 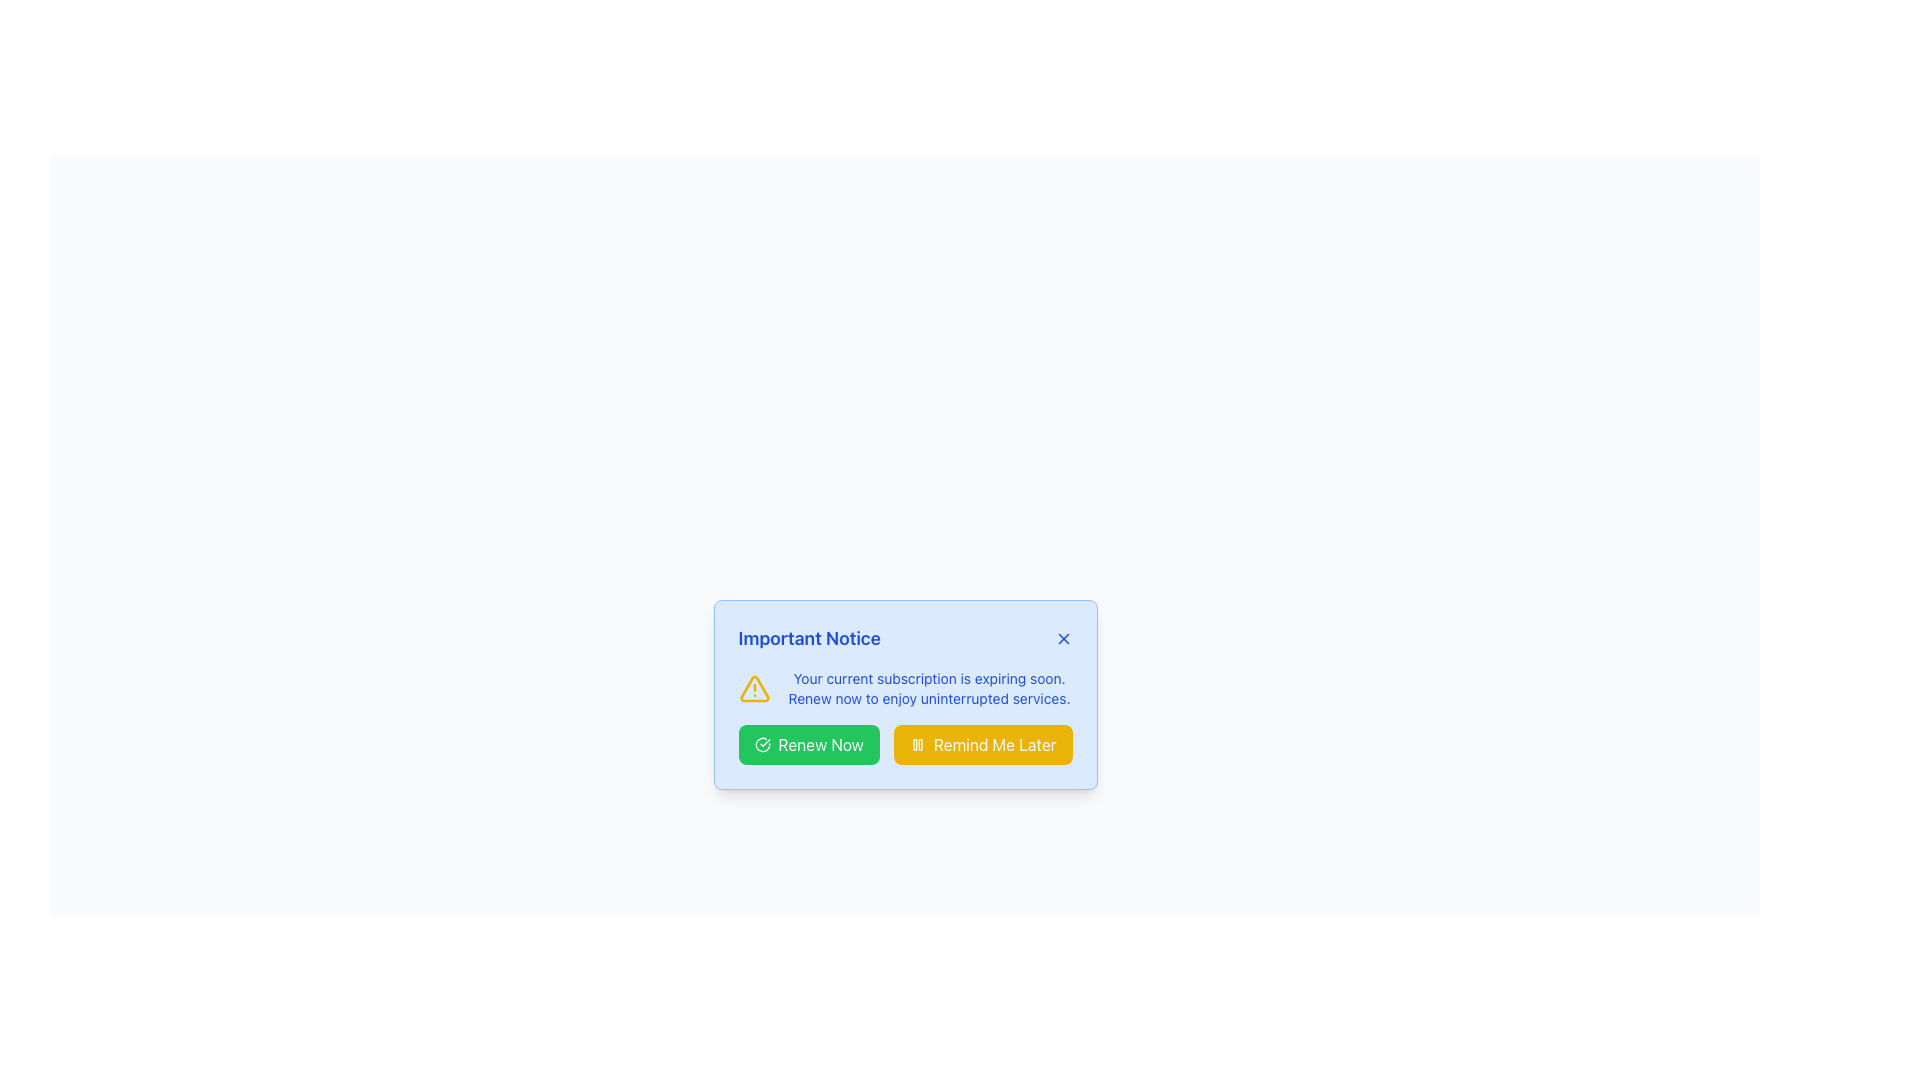 I want to click on informational notification about the expiring subscription, located below the 'Important Notice' title and above the buttons 'Renew Now' and 'Remind Me Later', so click(x=904, y=688).